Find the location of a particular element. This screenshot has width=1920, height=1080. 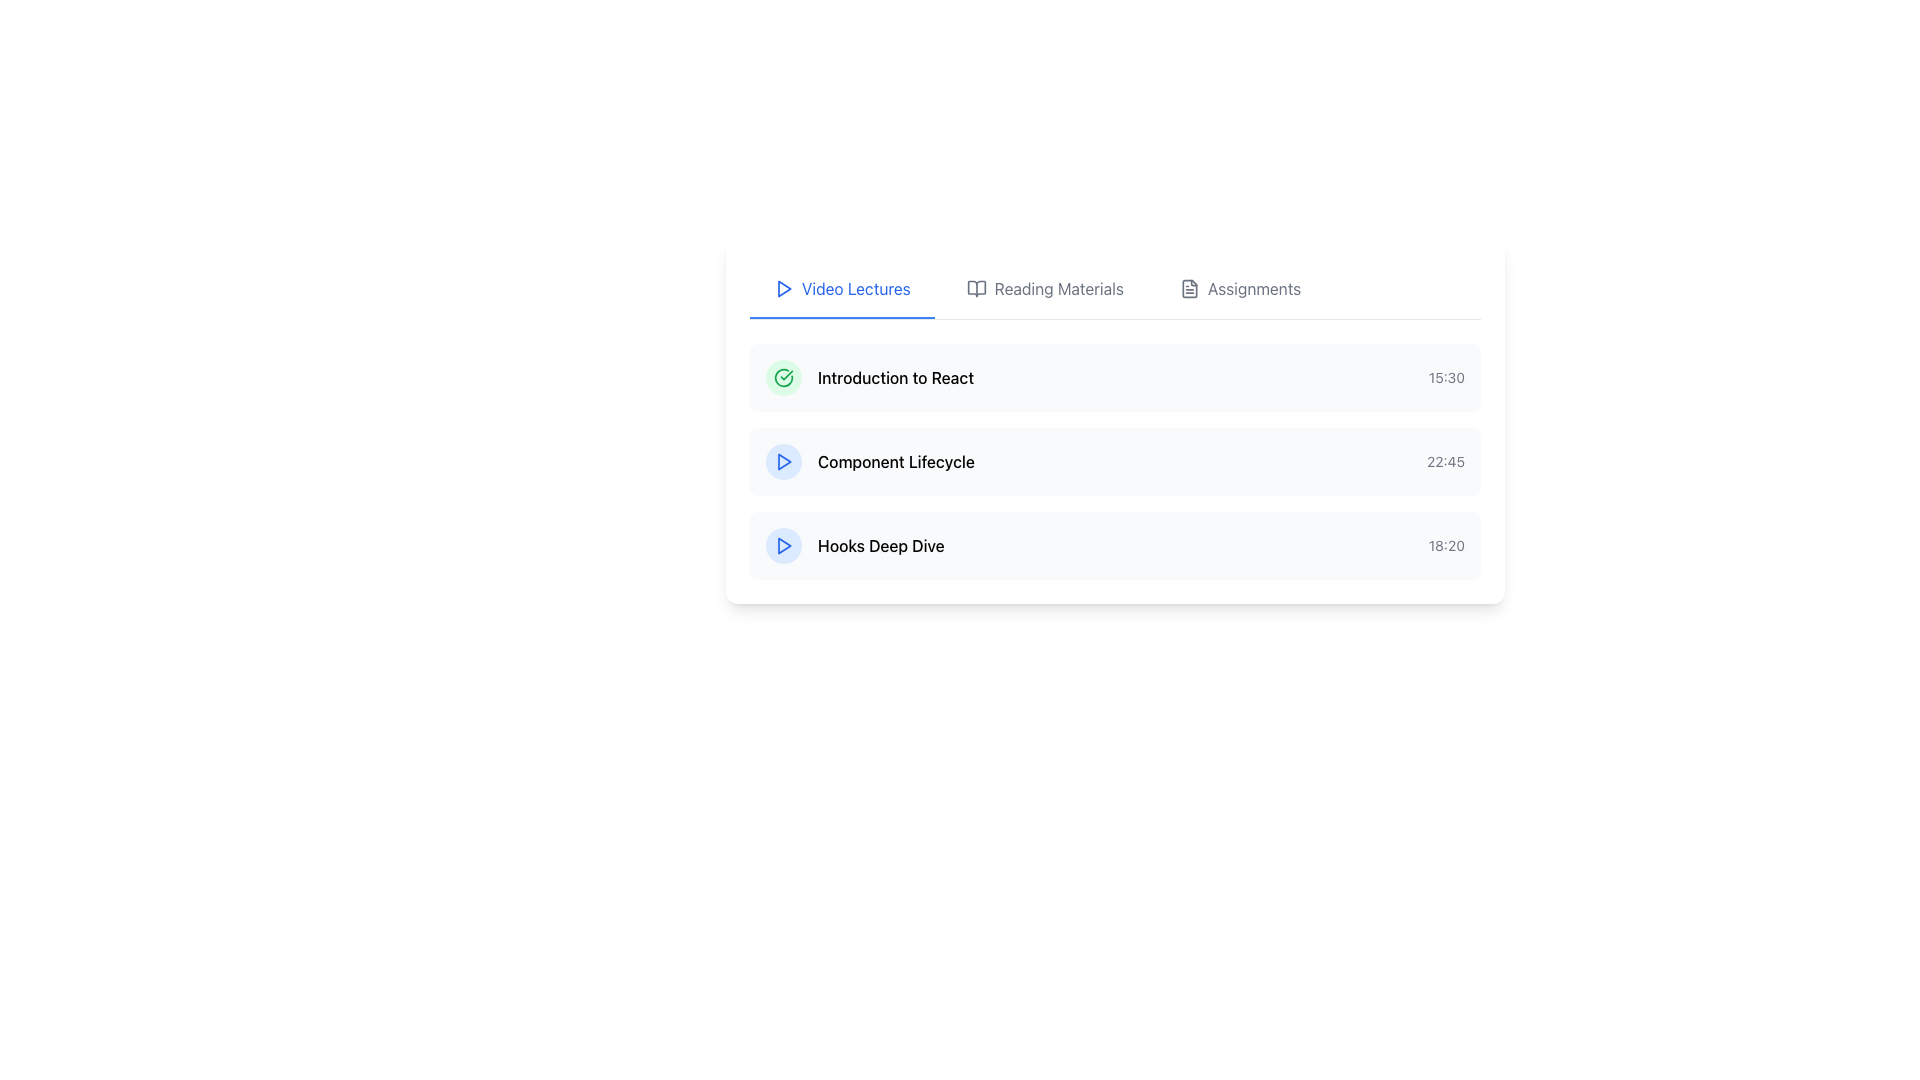

the Play icon located in the second row, preceding the text 'Component Lifecycle', to trigger playback of the associated content is located at coordinates (783, 462).